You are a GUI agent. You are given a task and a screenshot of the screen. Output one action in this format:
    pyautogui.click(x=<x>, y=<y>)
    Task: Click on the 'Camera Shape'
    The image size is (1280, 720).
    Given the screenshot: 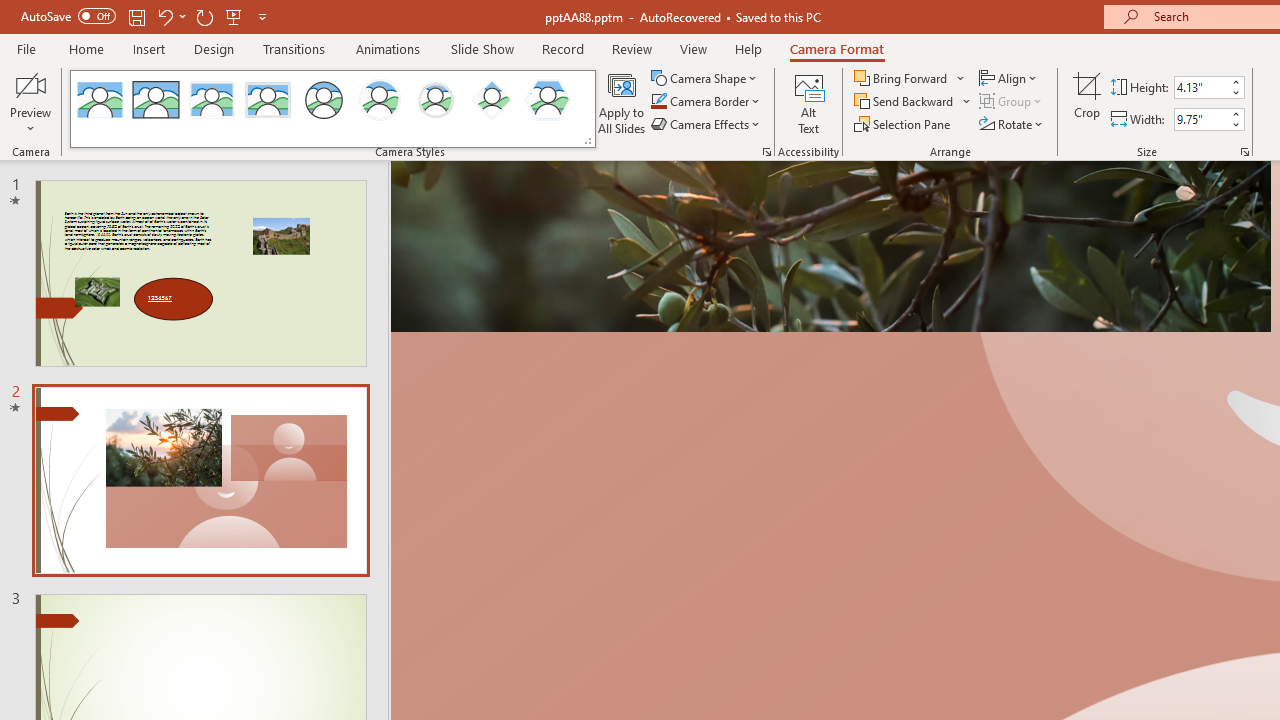 What is the action you would take?
    pyautogui.click(x=705, y=77)
    